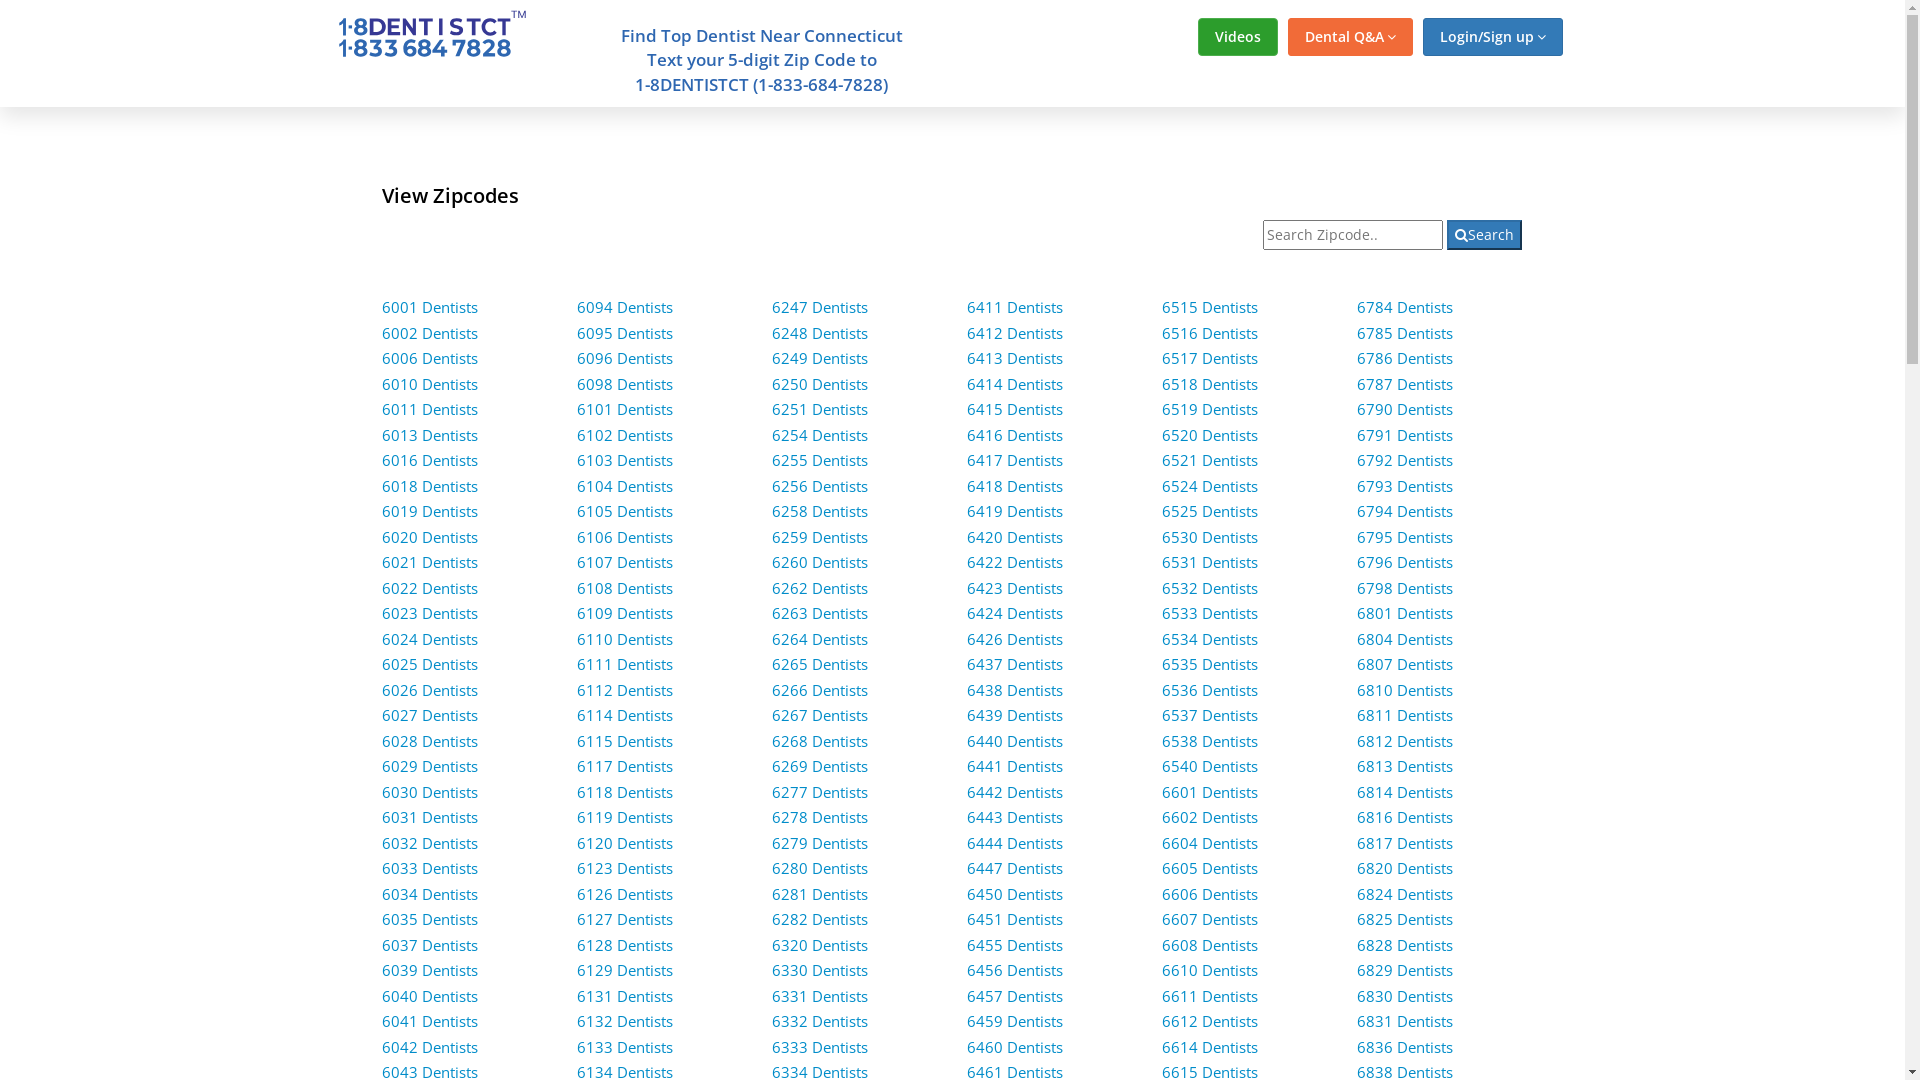 Image resolution: width=1920 pixels, height=1080 pixels. Describe the element at coordinates (1014, 612) in the screenshot. I see `'6424 Dentists'` at that location.